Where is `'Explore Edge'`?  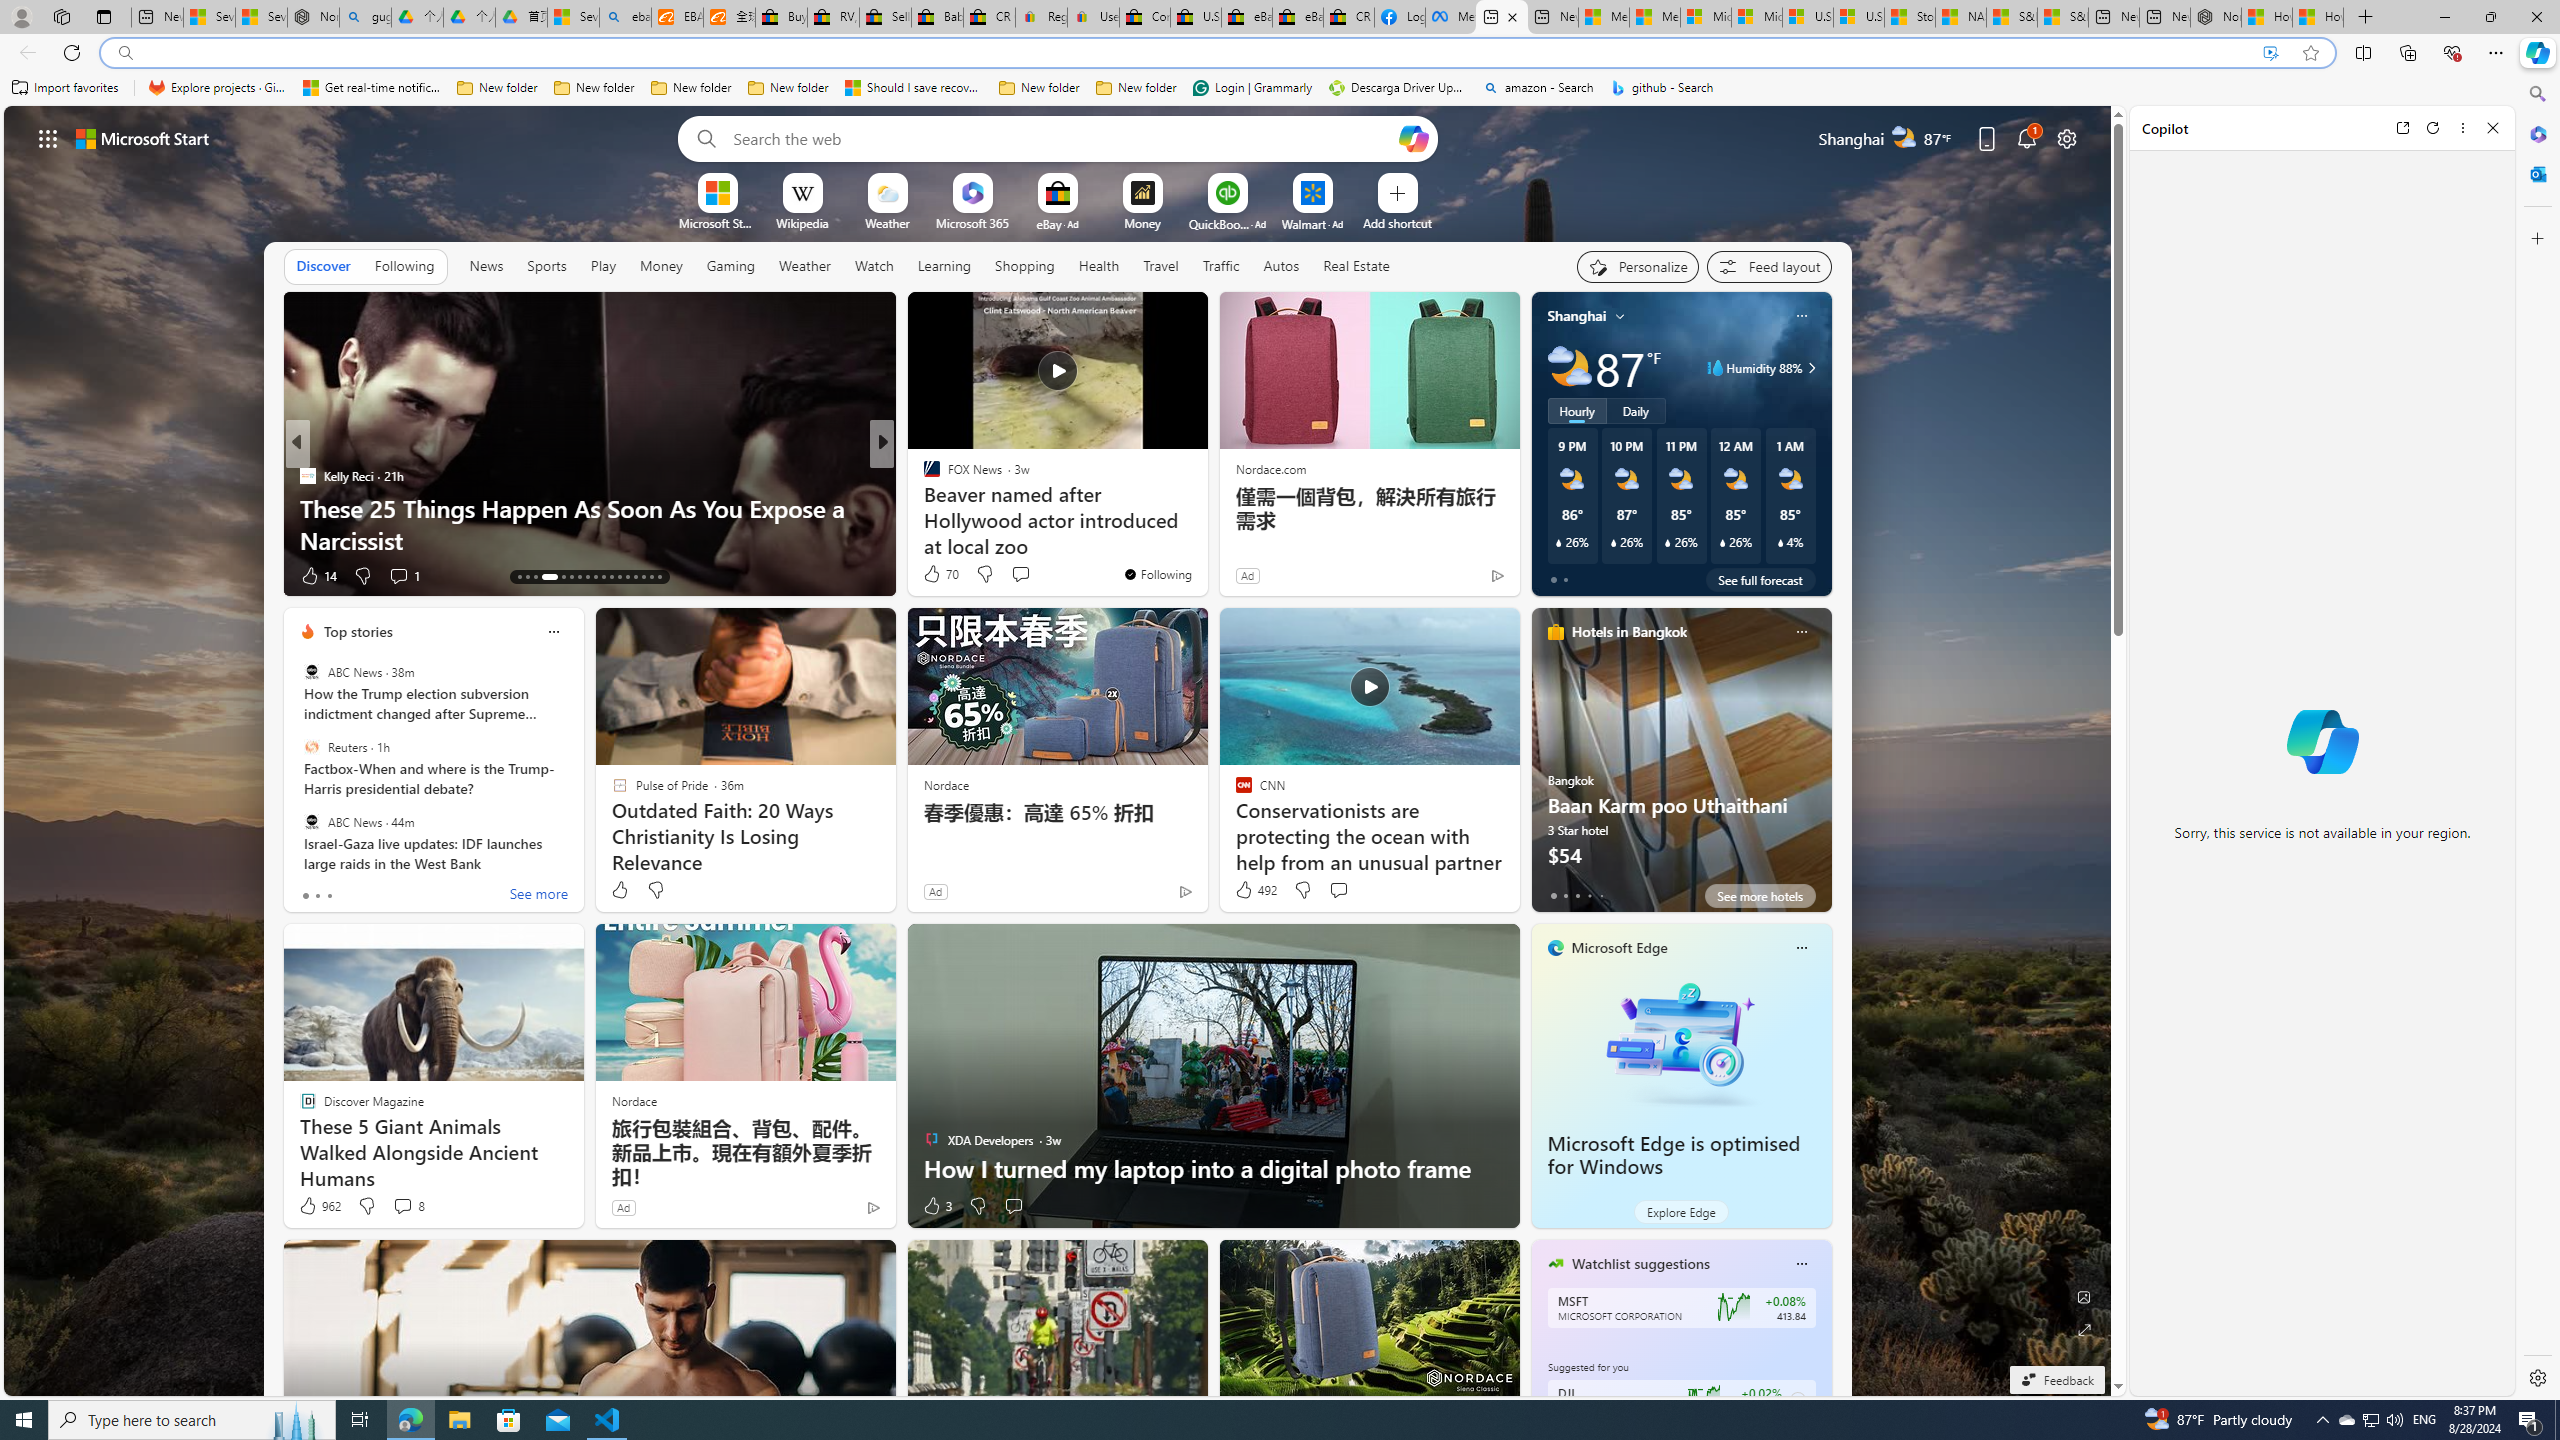
'Explore Edge' is located at coordinates (1679, 1210).